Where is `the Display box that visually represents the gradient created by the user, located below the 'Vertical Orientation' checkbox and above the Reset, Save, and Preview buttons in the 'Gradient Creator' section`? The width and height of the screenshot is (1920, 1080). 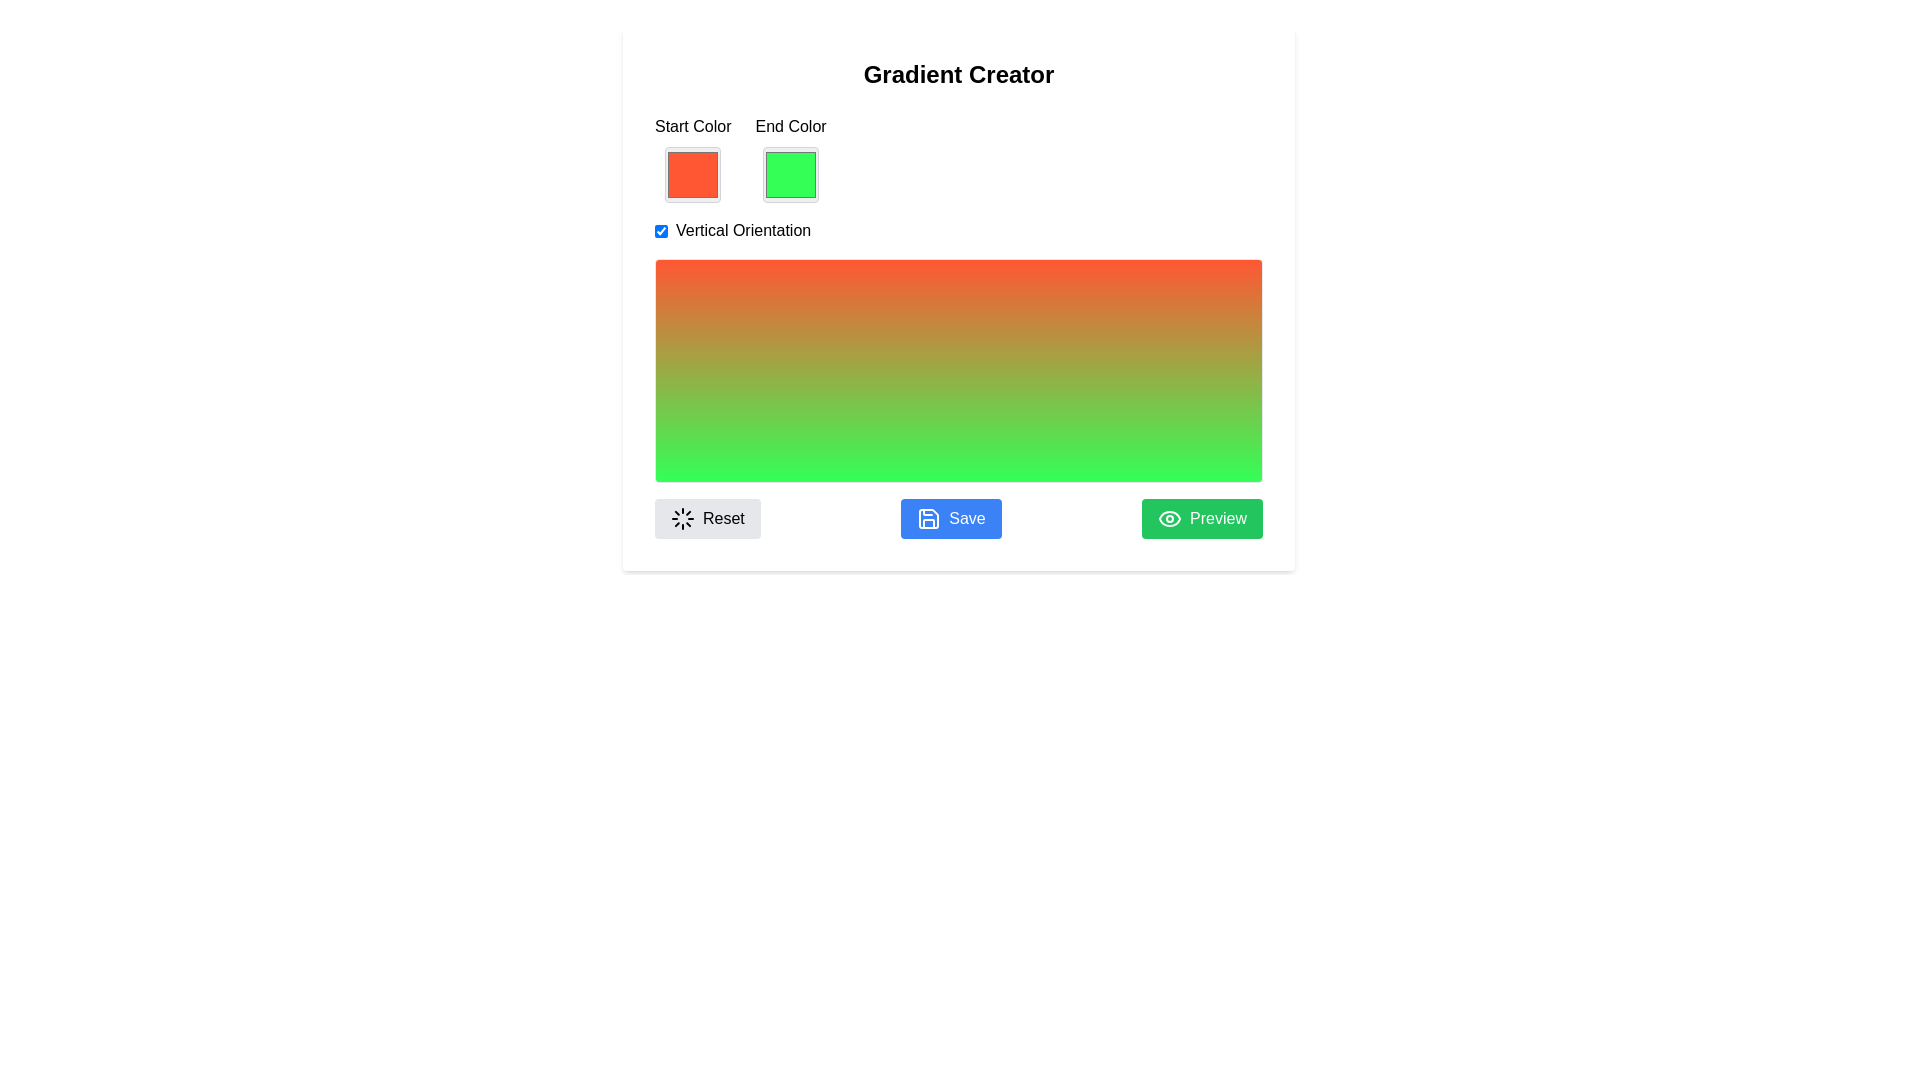
the Display box that visually represents the gradient created by the user, located below the 'Vertical Orientation' checkbox and above the Reset, Save, and Preview buttons in the 'Gradient Creator' section is located at coordinates (958, 326).